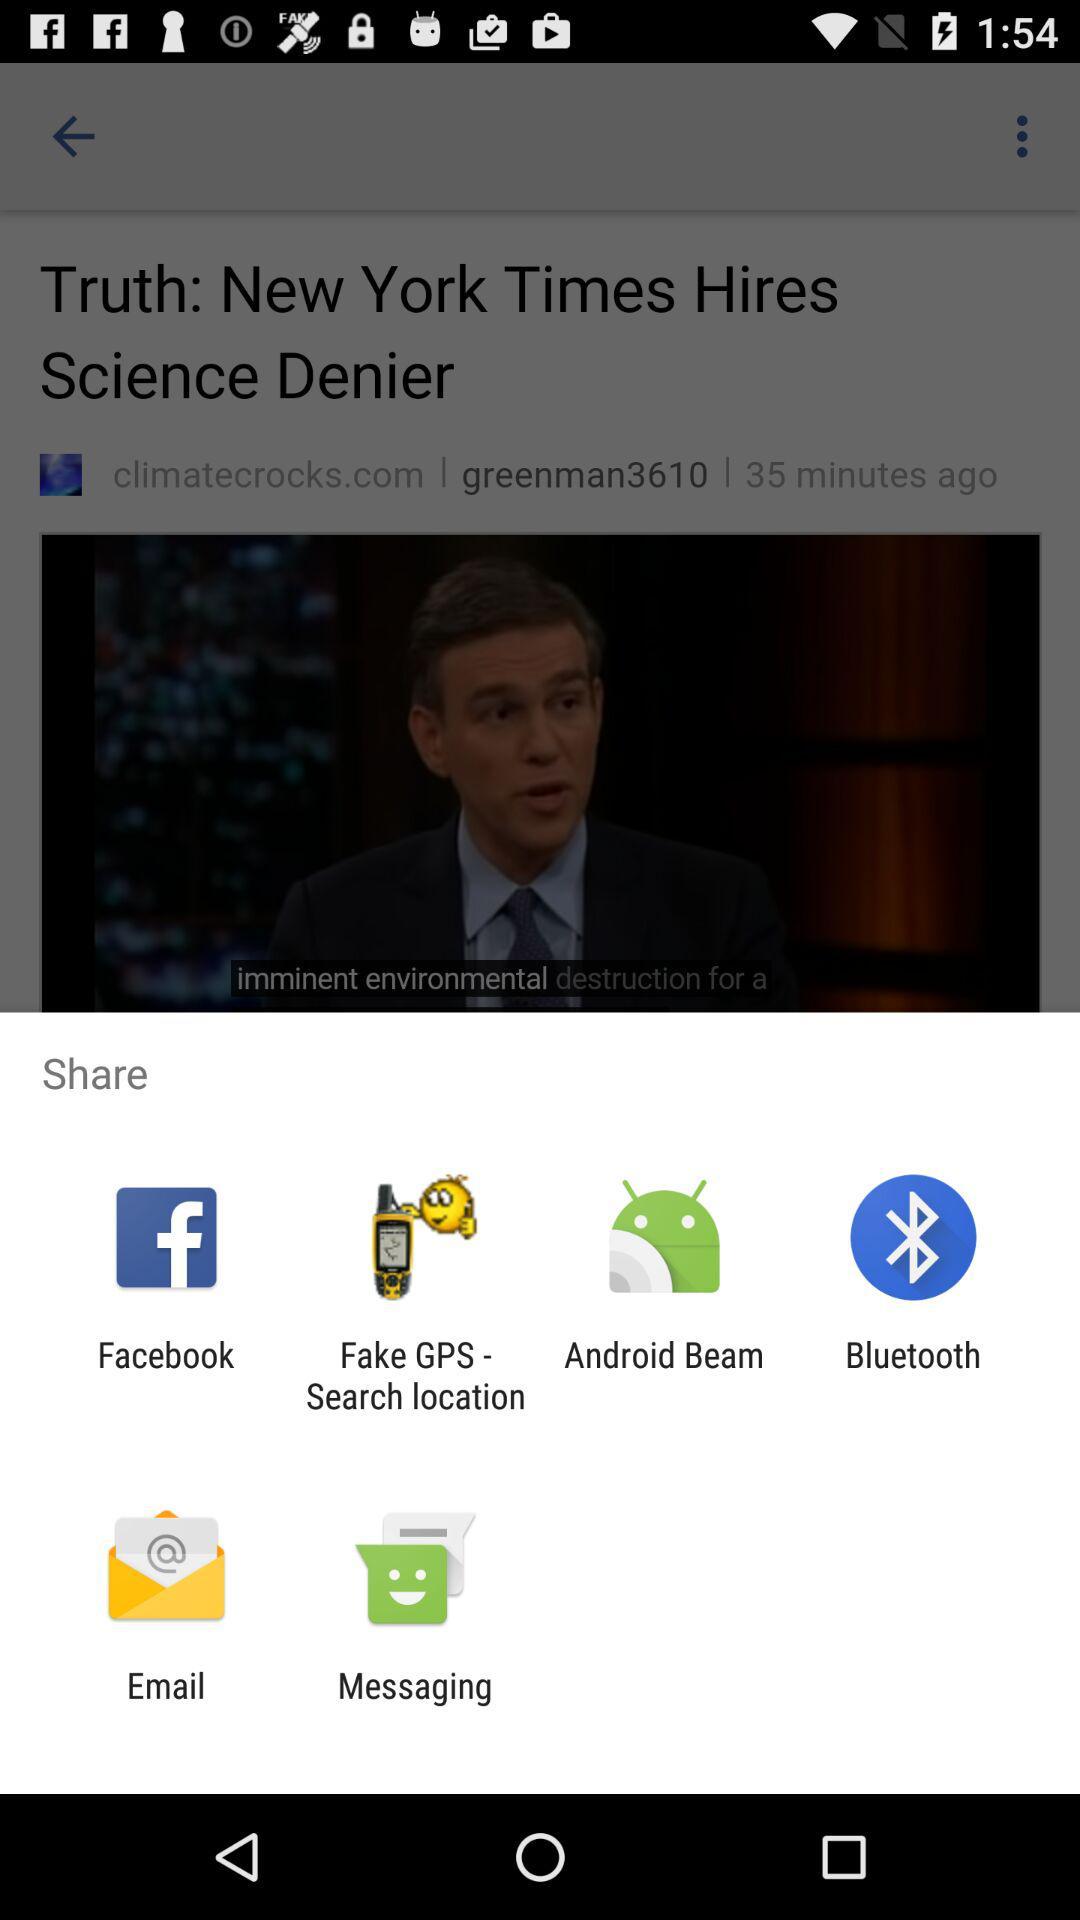 Image resolution: width=1080 pixels, height=1920 pixels. What do you see at coordinates (414, 1374) in the screenshot?
I see `the icon next to facebook icon` at bounding box center [414, 1374].